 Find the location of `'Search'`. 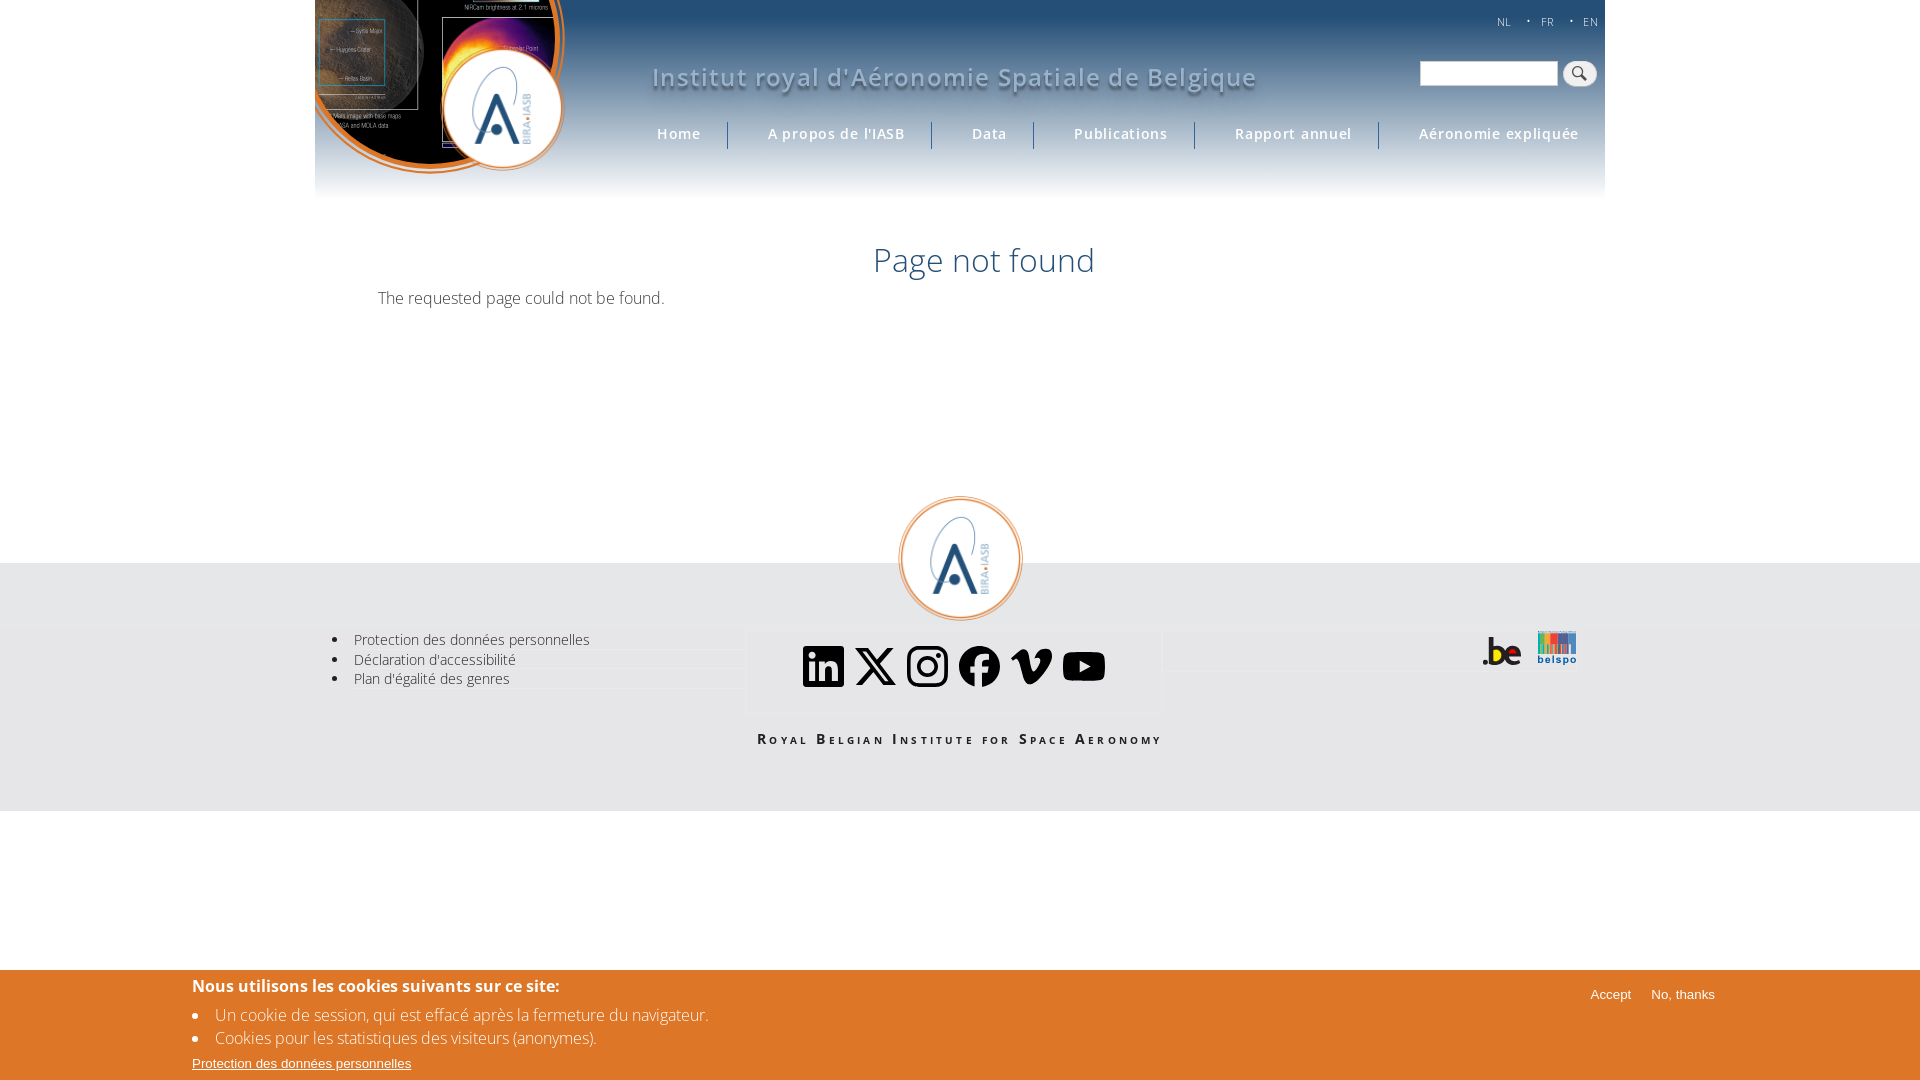

'Search' is located at coordinates (1578, 72).